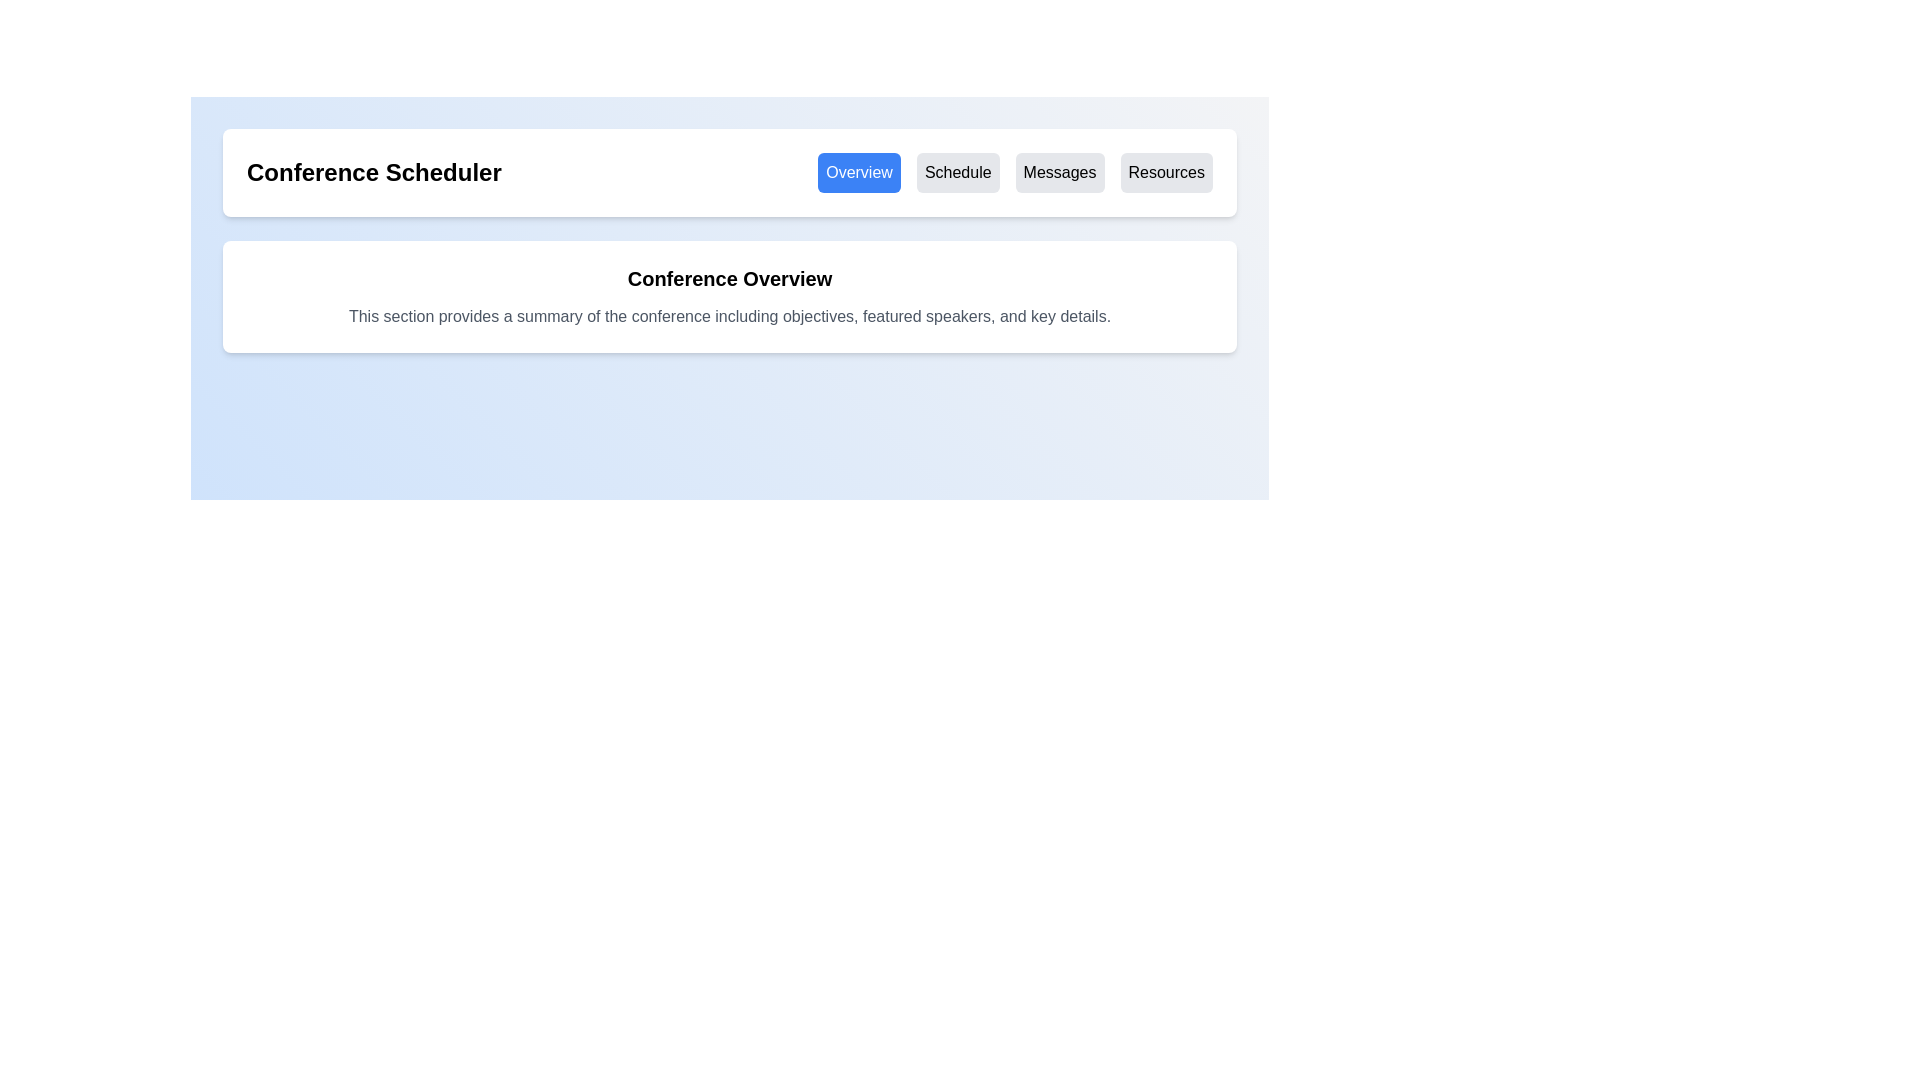 This screenshot has height=1080, width=1920. Describe the element at coordinates (728, 278) in the screenshot. I see `heading text that introduces the section, positioned at the top of the content block above the descriptive paragraph` at that location.